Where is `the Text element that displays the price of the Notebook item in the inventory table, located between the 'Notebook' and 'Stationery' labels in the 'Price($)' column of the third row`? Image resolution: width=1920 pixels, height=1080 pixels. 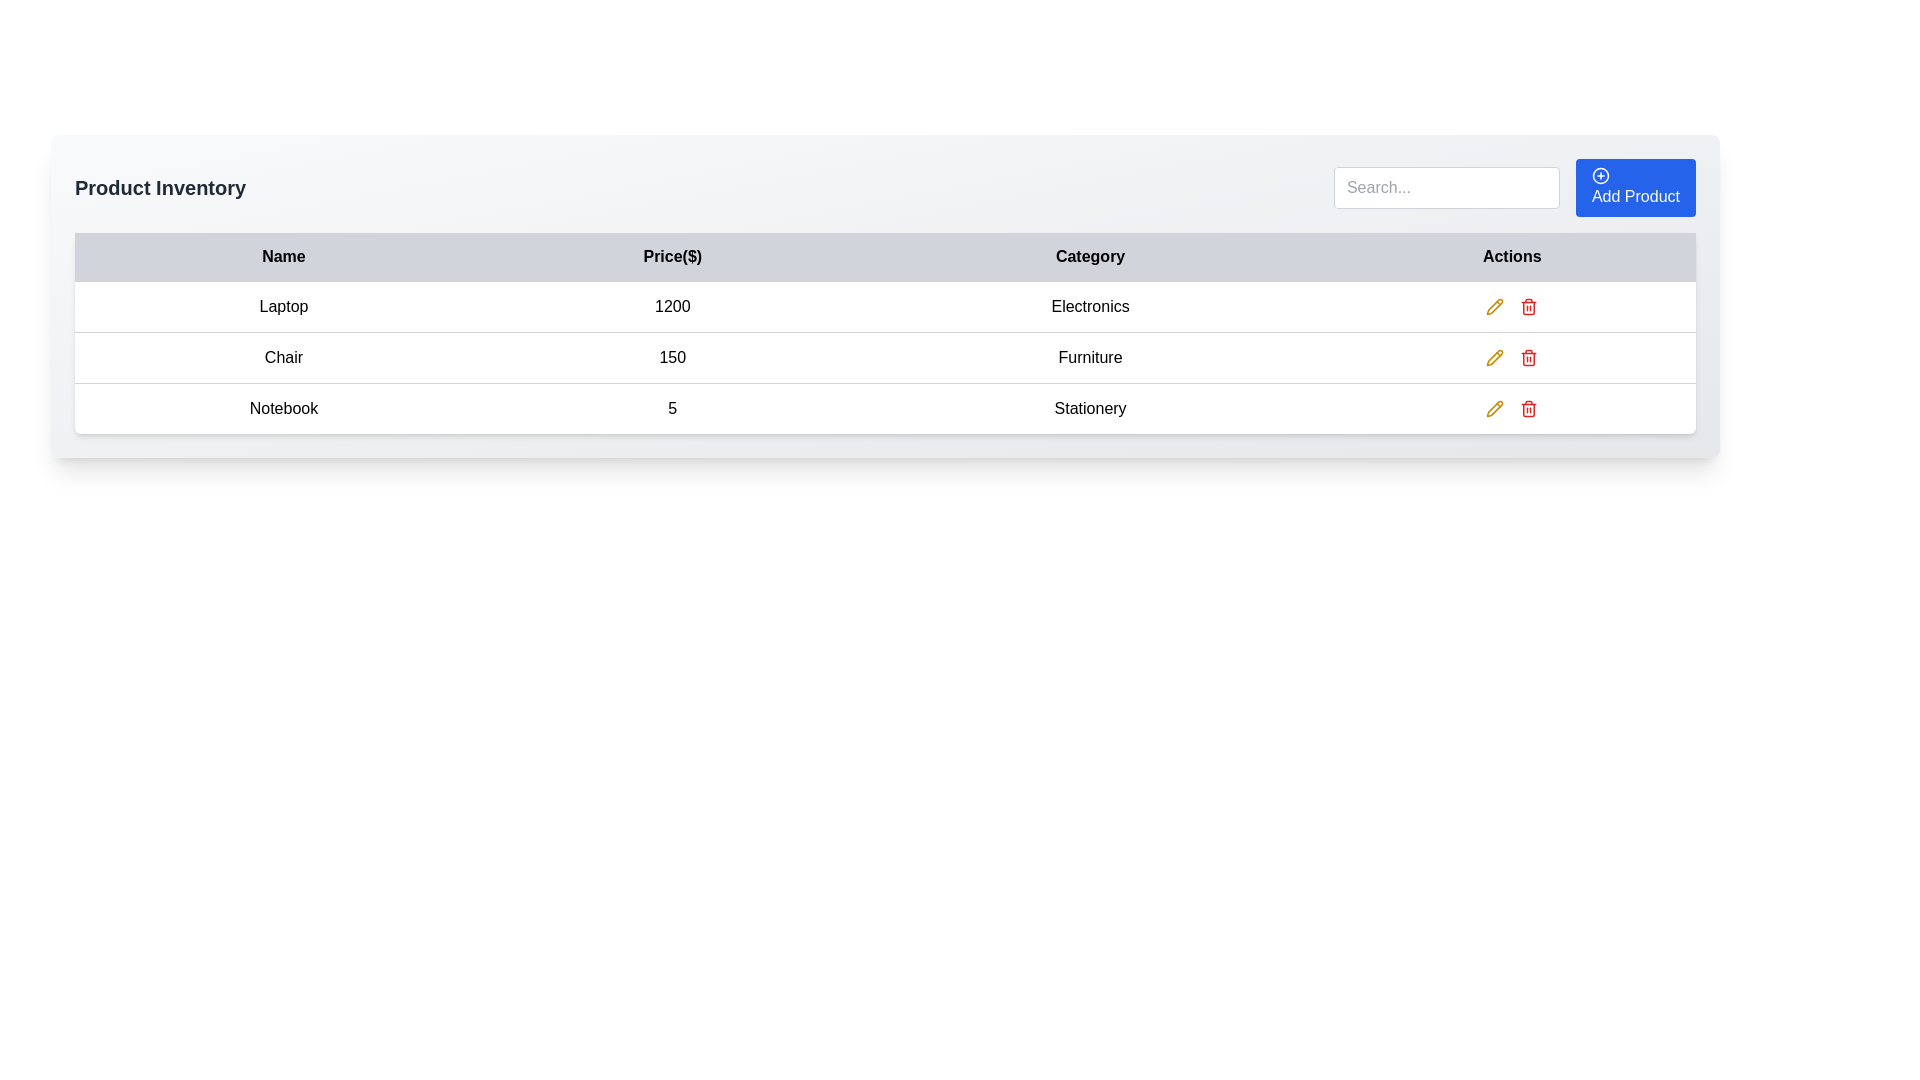
the Text element that displays the price of the Notebook item in the inventory table, located between the 'Notebook' and 'Stationery' labels in the 'Price($)' column of the third row is located at coordinates (672, 407).